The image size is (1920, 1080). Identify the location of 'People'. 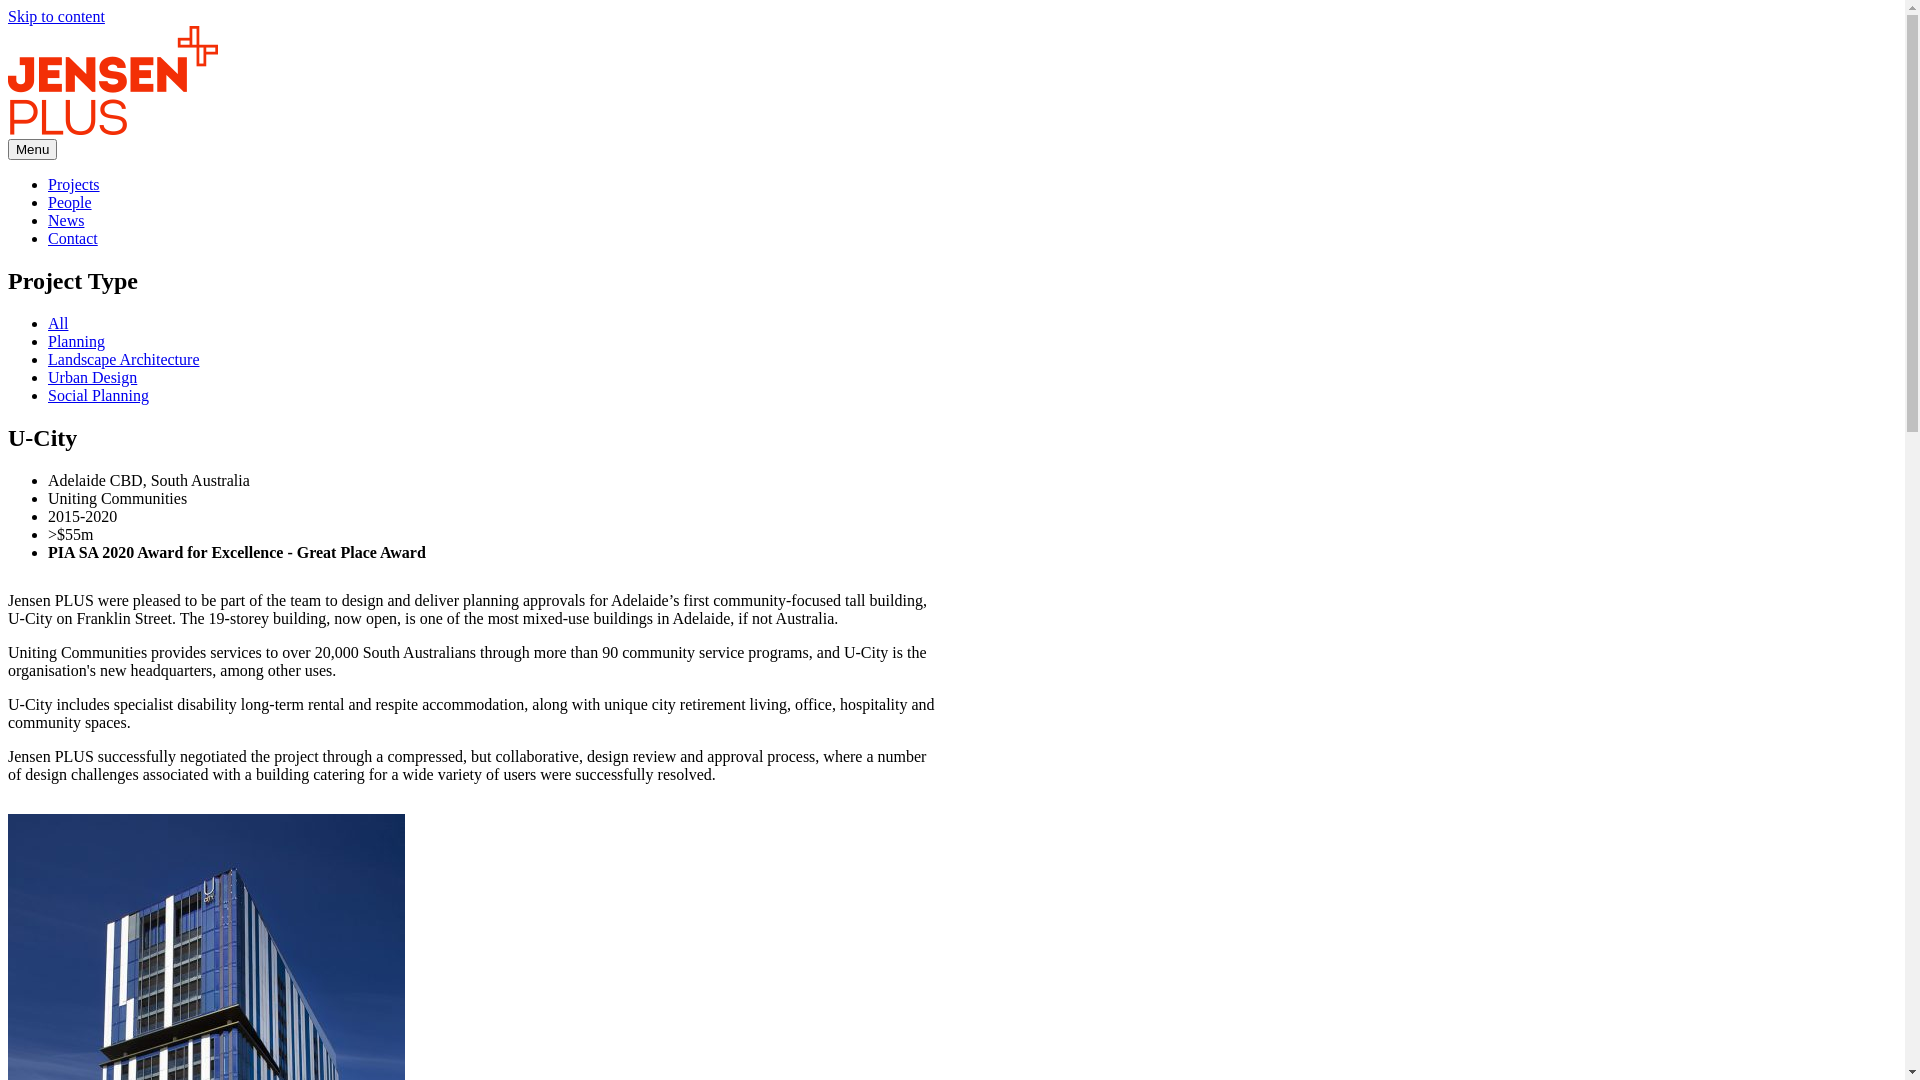
(70, 202).